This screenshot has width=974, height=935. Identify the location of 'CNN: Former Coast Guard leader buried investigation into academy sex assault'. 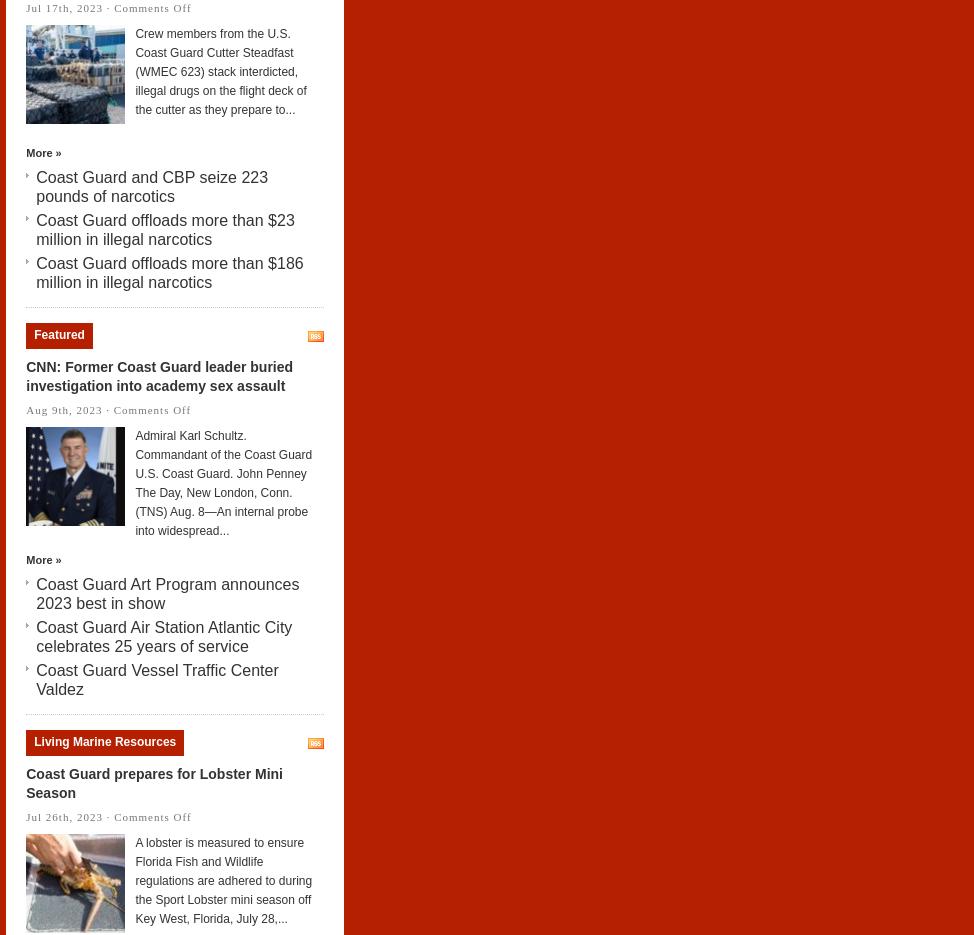
(26, 375).